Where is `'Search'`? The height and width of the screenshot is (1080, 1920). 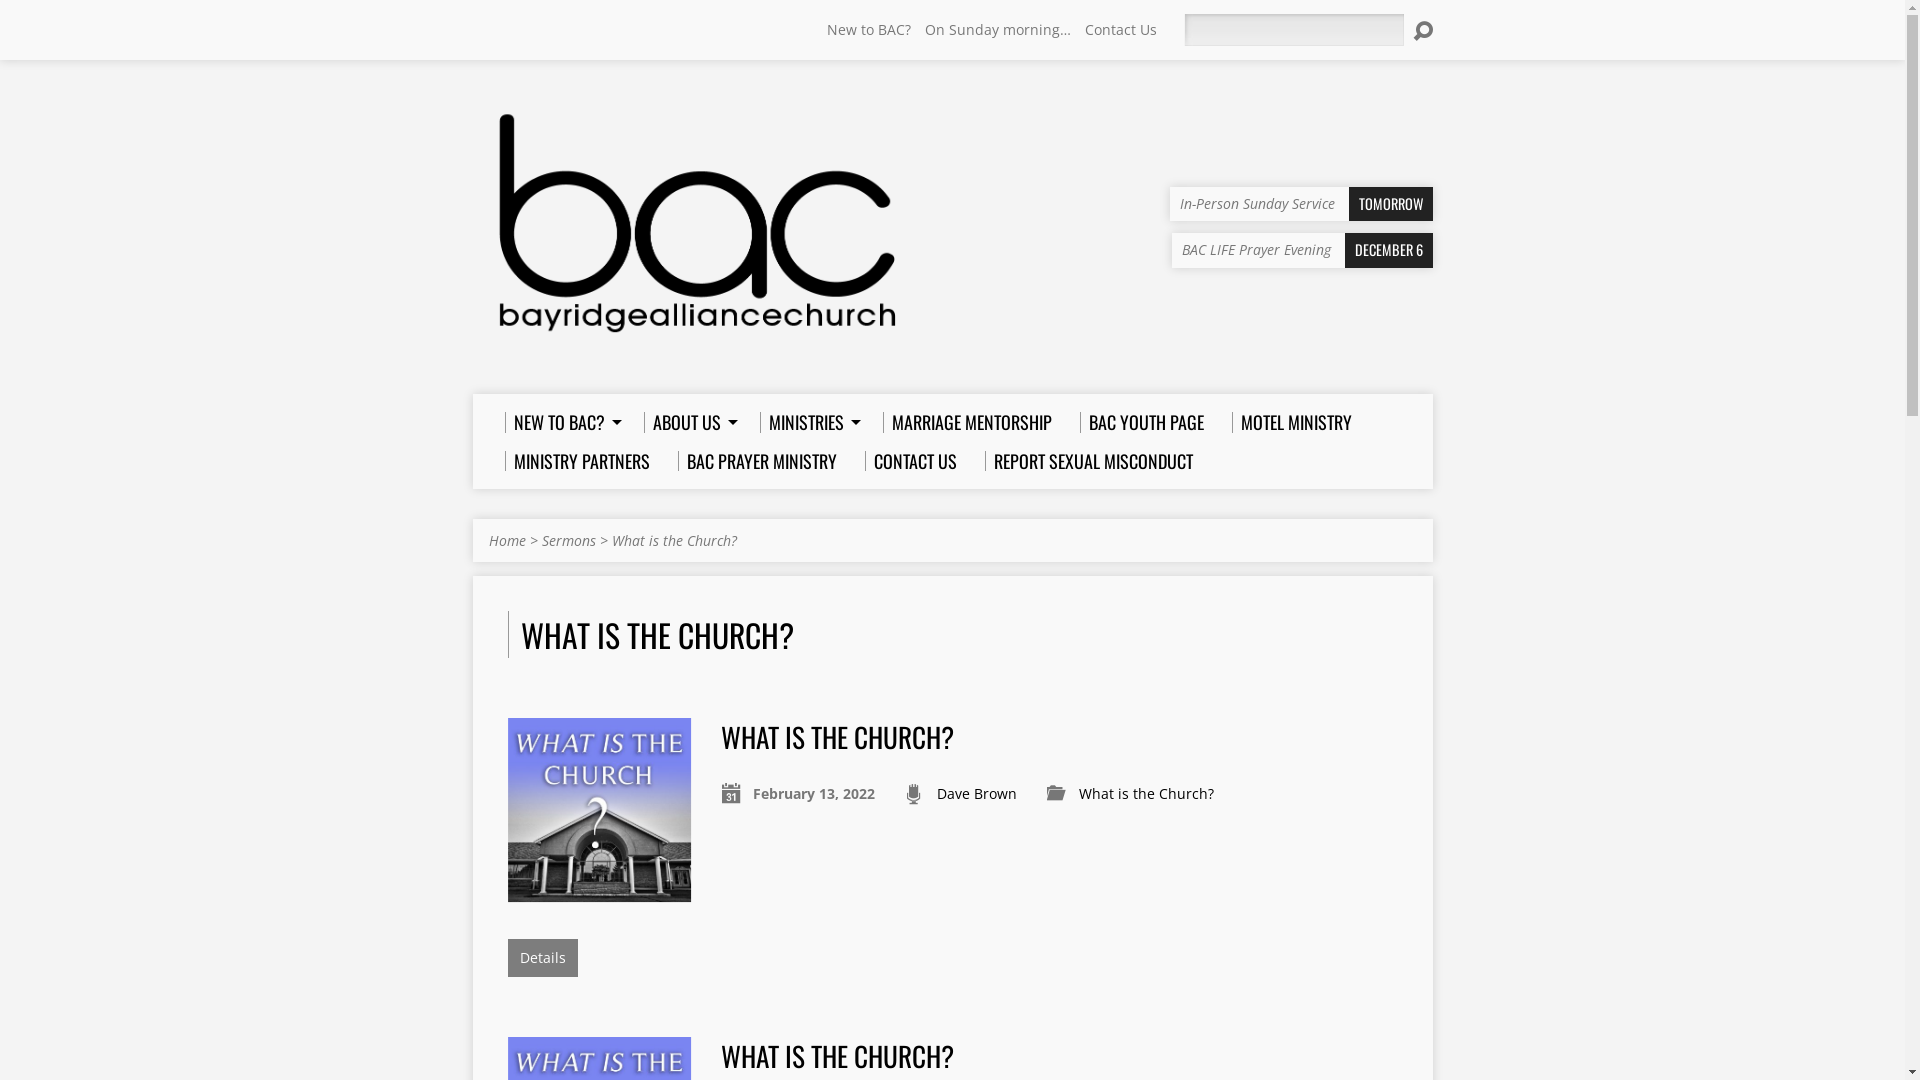 'Search' is located at coordinates (1410, 30).